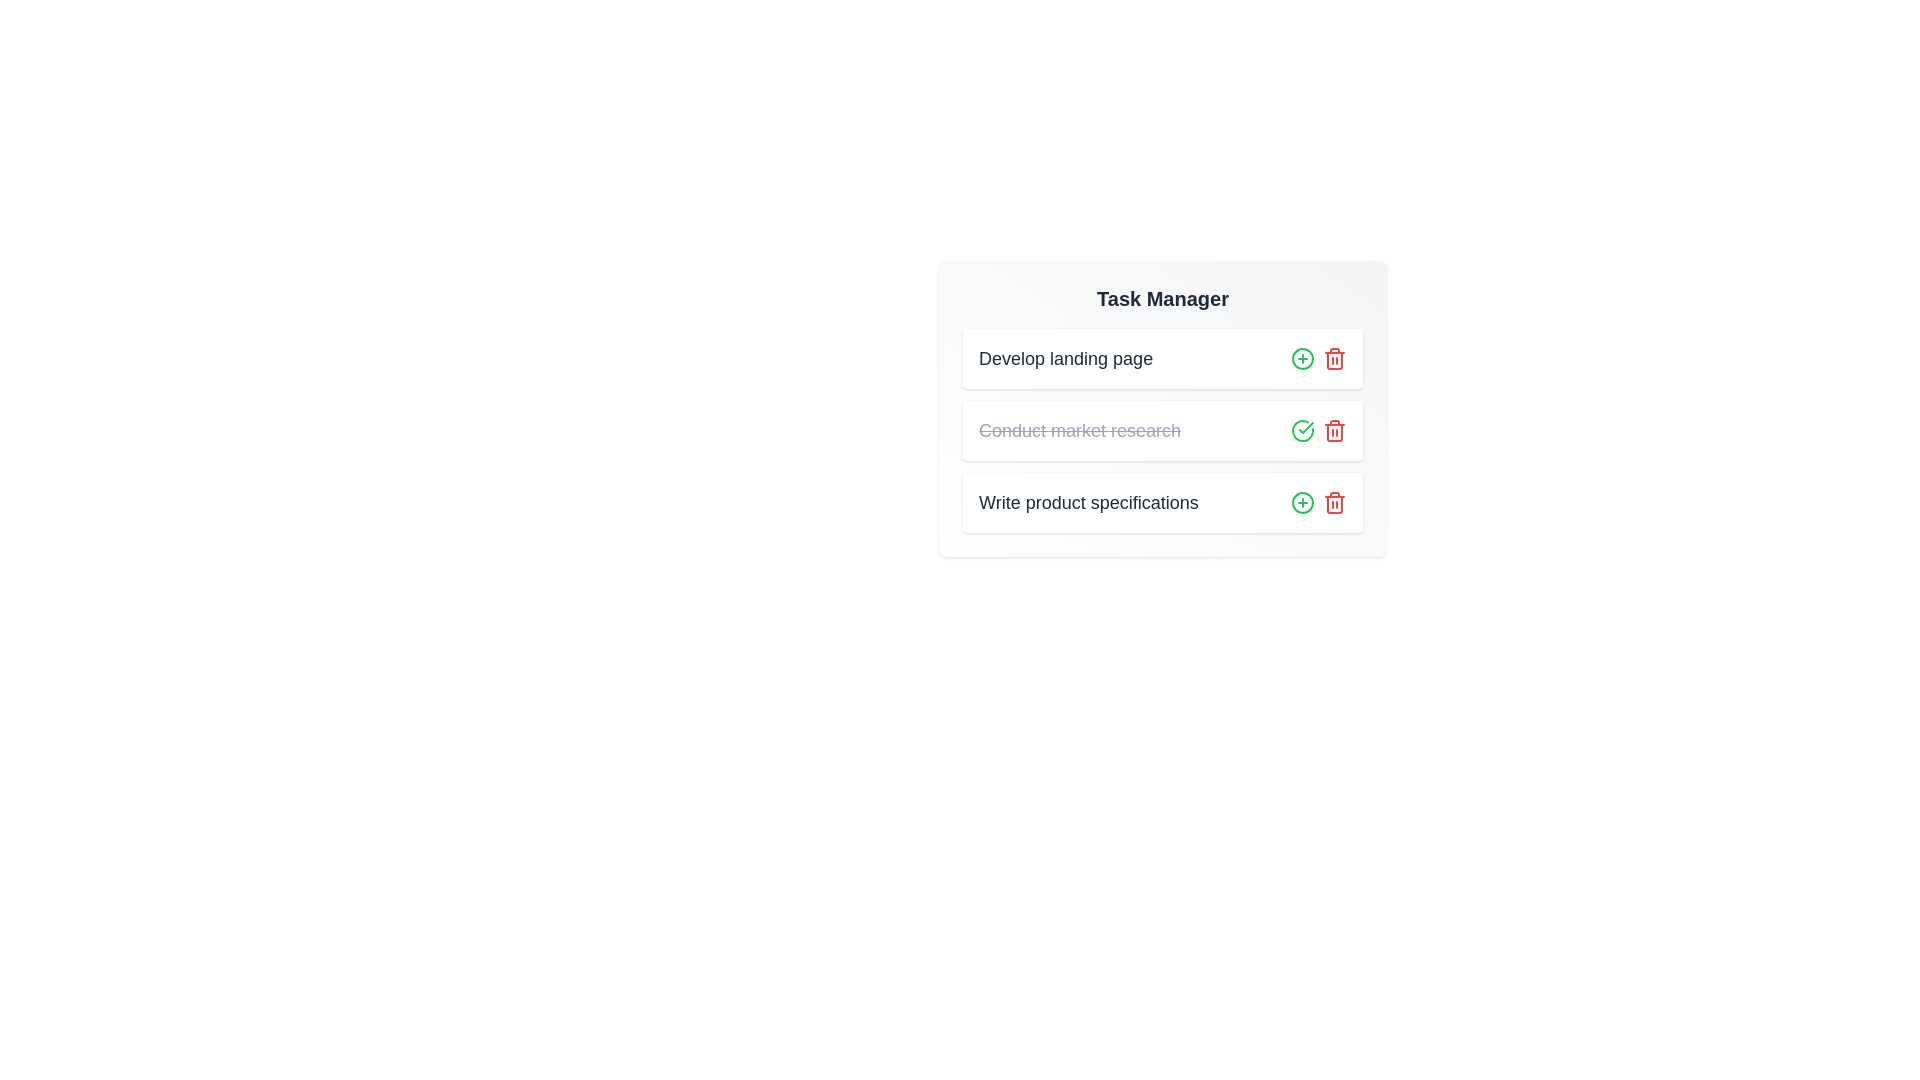  I want to click on the trash icon corresponding to the task 'Conduct market research' to delete it, so click(1334, 430).